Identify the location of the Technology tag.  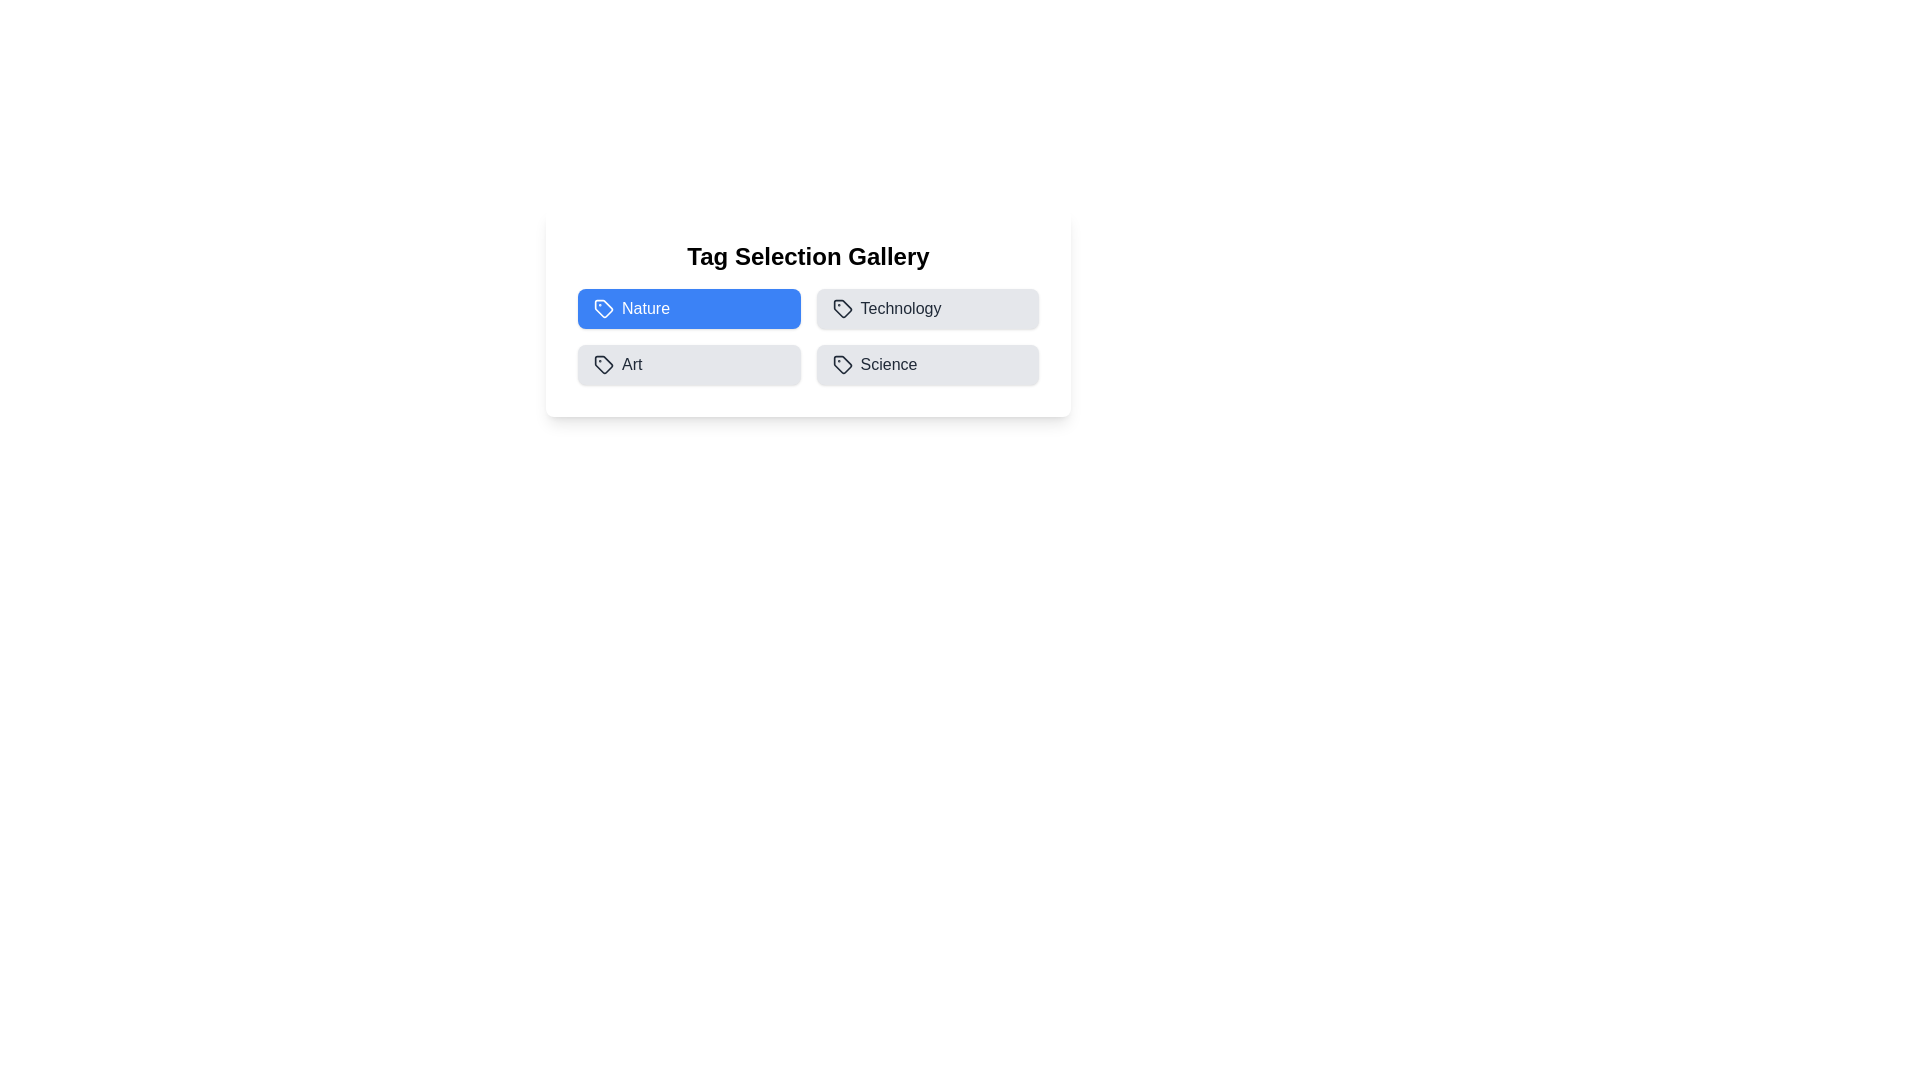
(926, 308).